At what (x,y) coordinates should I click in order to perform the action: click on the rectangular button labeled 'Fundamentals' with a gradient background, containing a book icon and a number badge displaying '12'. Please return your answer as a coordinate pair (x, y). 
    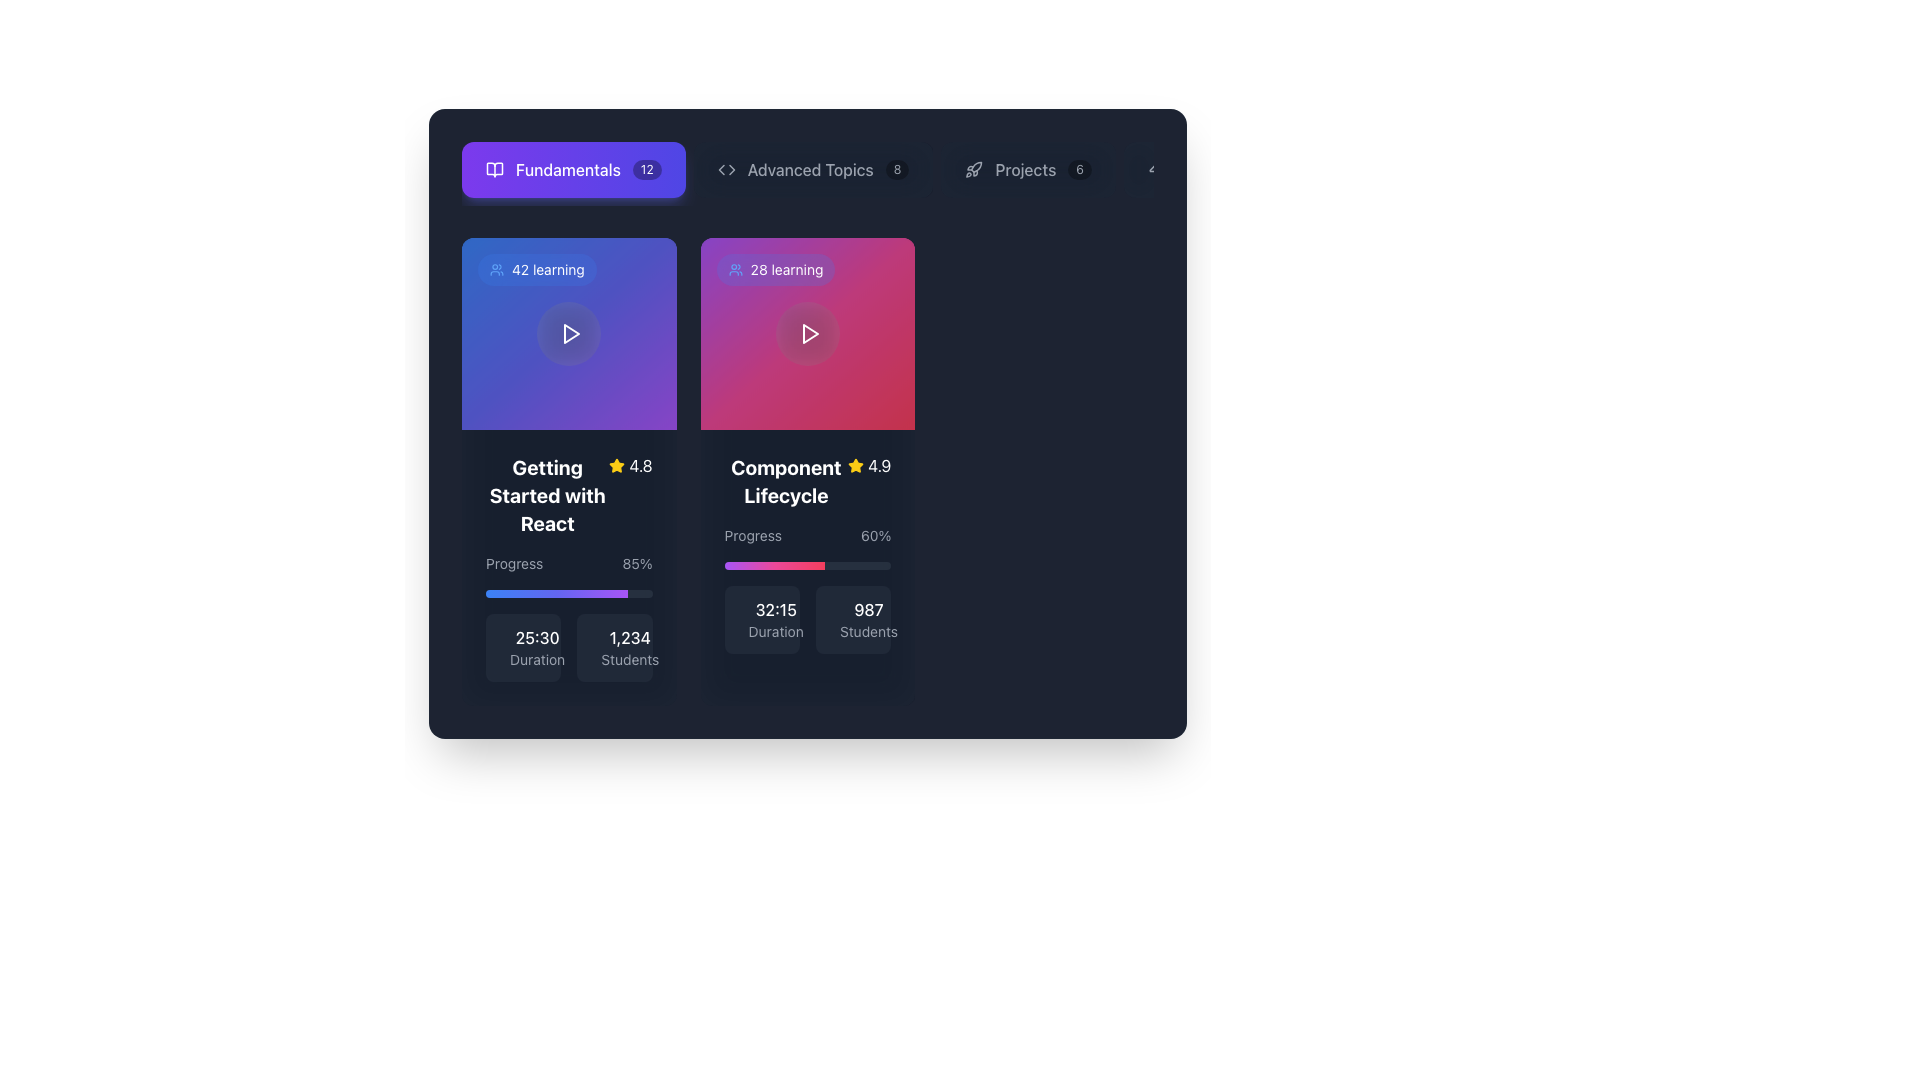
    Looking at the image, I should click on (572, 168).